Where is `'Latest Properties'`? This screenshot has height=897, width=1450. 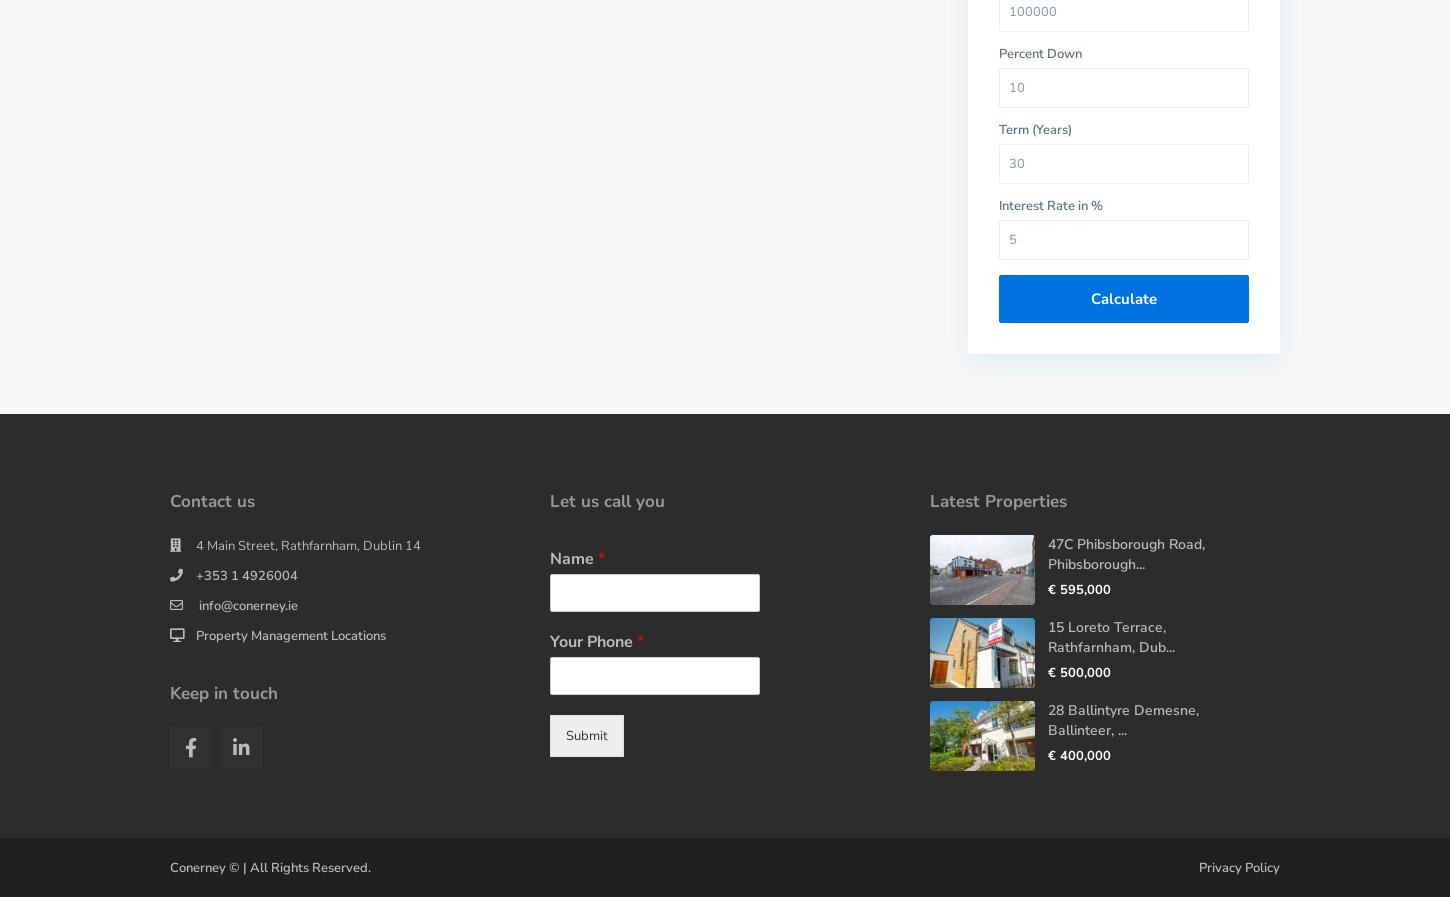 'Latest Properties' is located at coordinates (998, 501).